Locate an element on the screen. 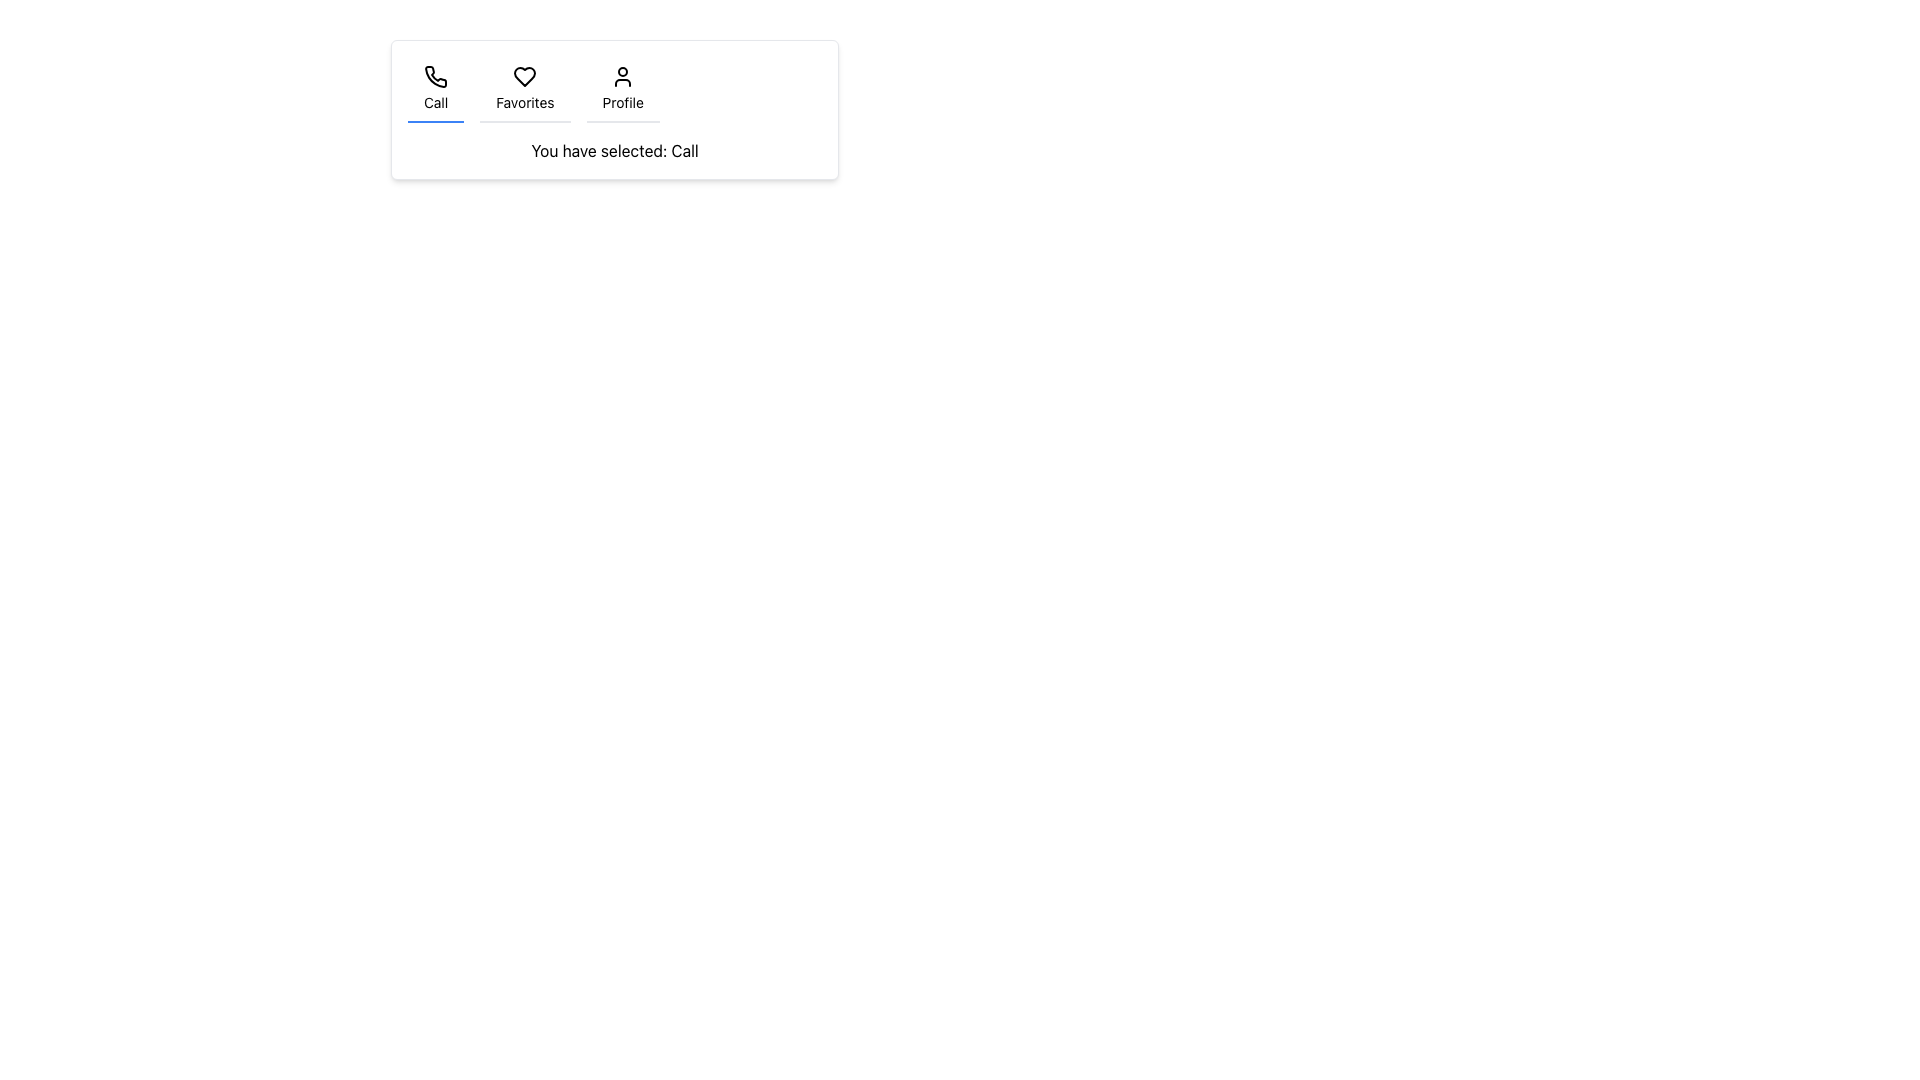 This screenshot has width=1920, height=1080. the heart icon in the navigation bar is located at coordinates (525, 76).